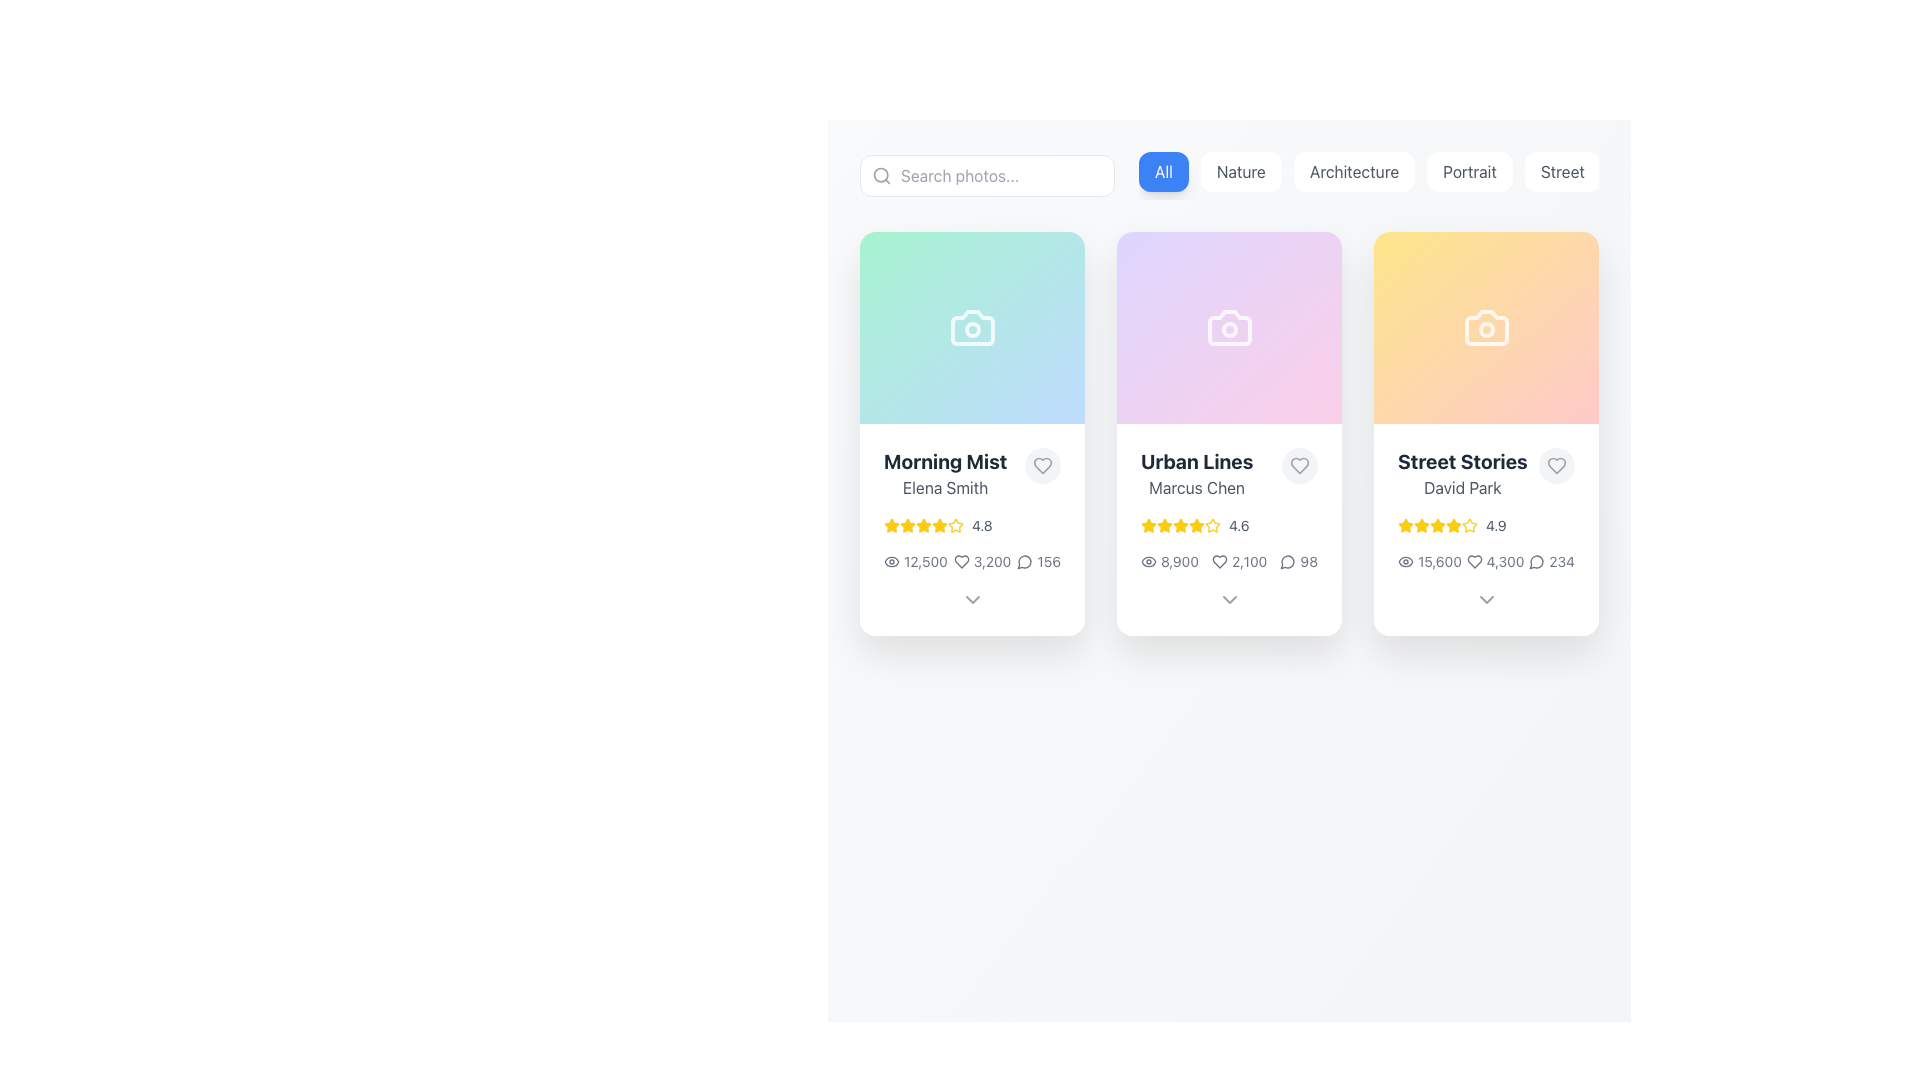 The width and height of the screenshot is (1920, 1080). I want to click on the third star in the five-star rating representation under the title 'Urban Lines.', so click(1180, 524).